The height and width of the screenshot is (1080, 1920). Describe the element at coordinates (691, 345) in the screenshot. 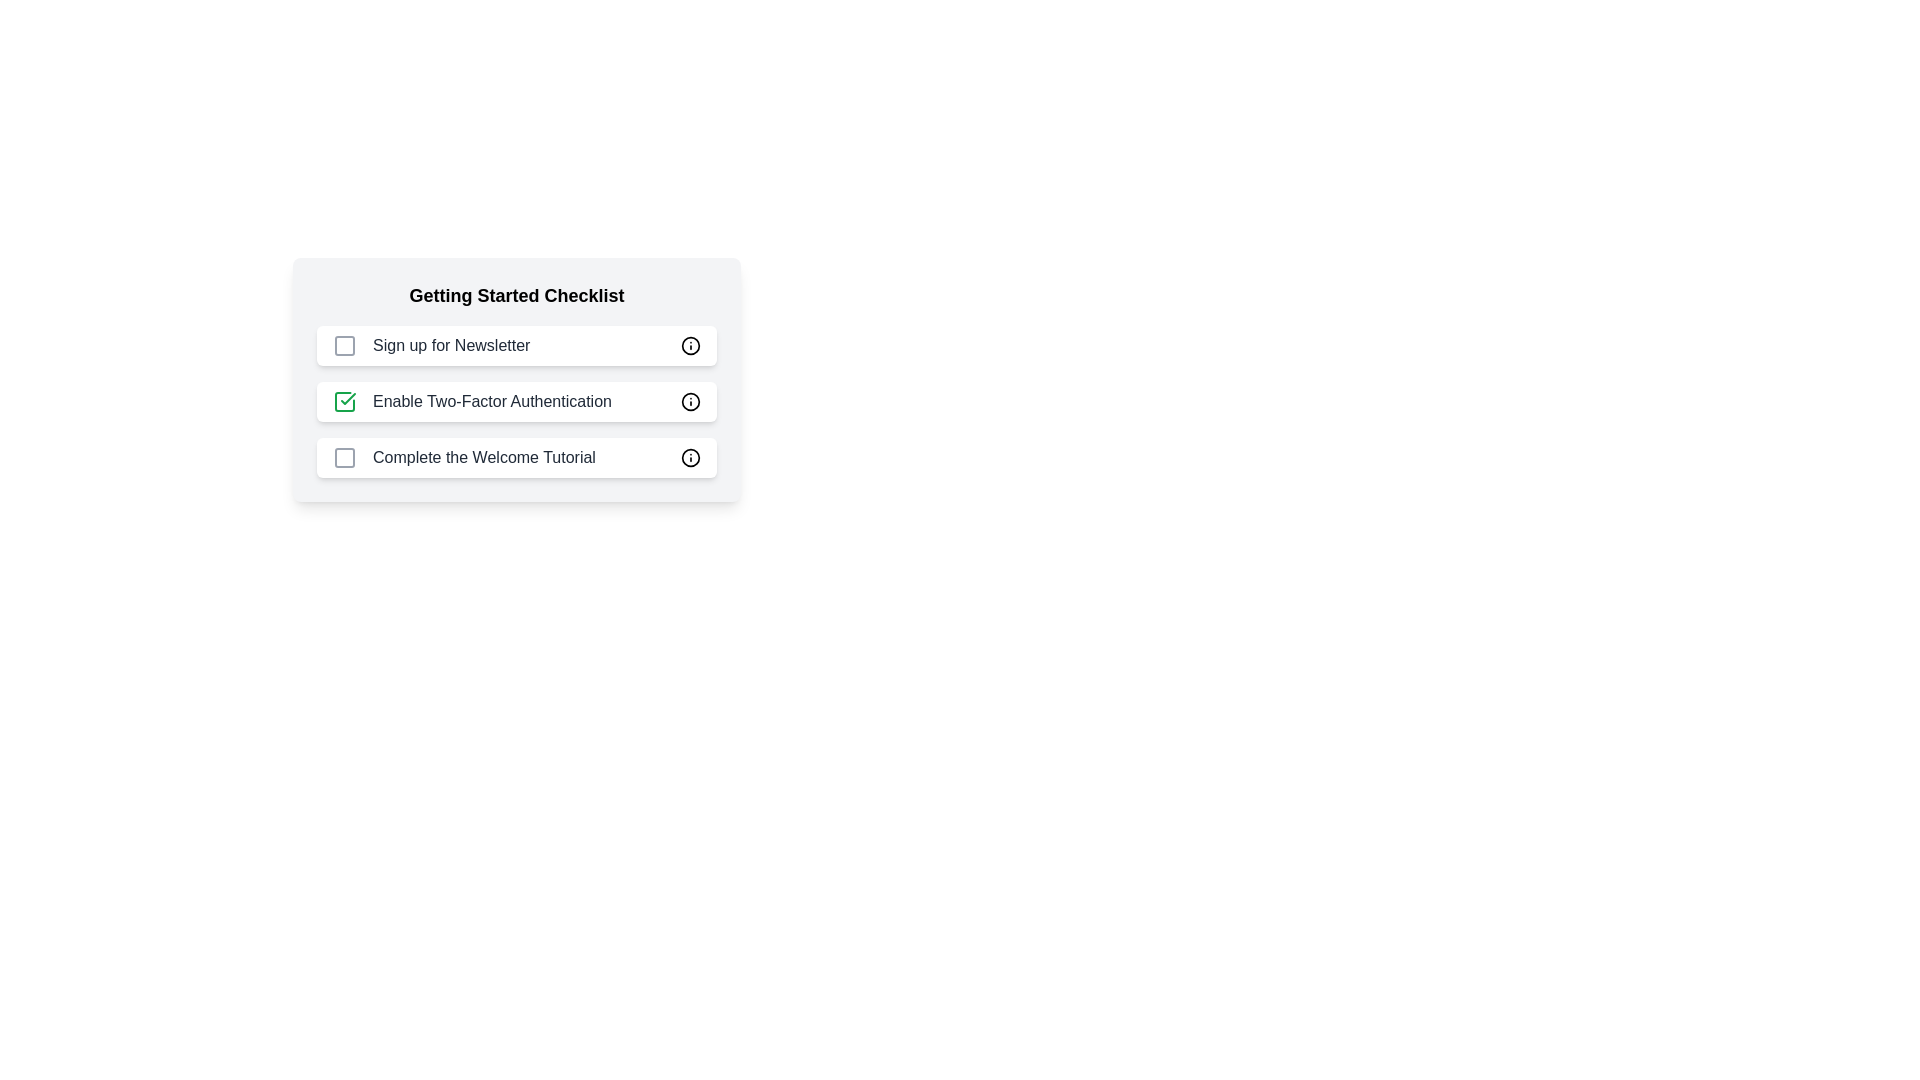

I see `the innermost circular component of the 'info' icon located to the right of the 'Sign up for Newsletter' label in the 'Getting Started Checklist'` at that location.